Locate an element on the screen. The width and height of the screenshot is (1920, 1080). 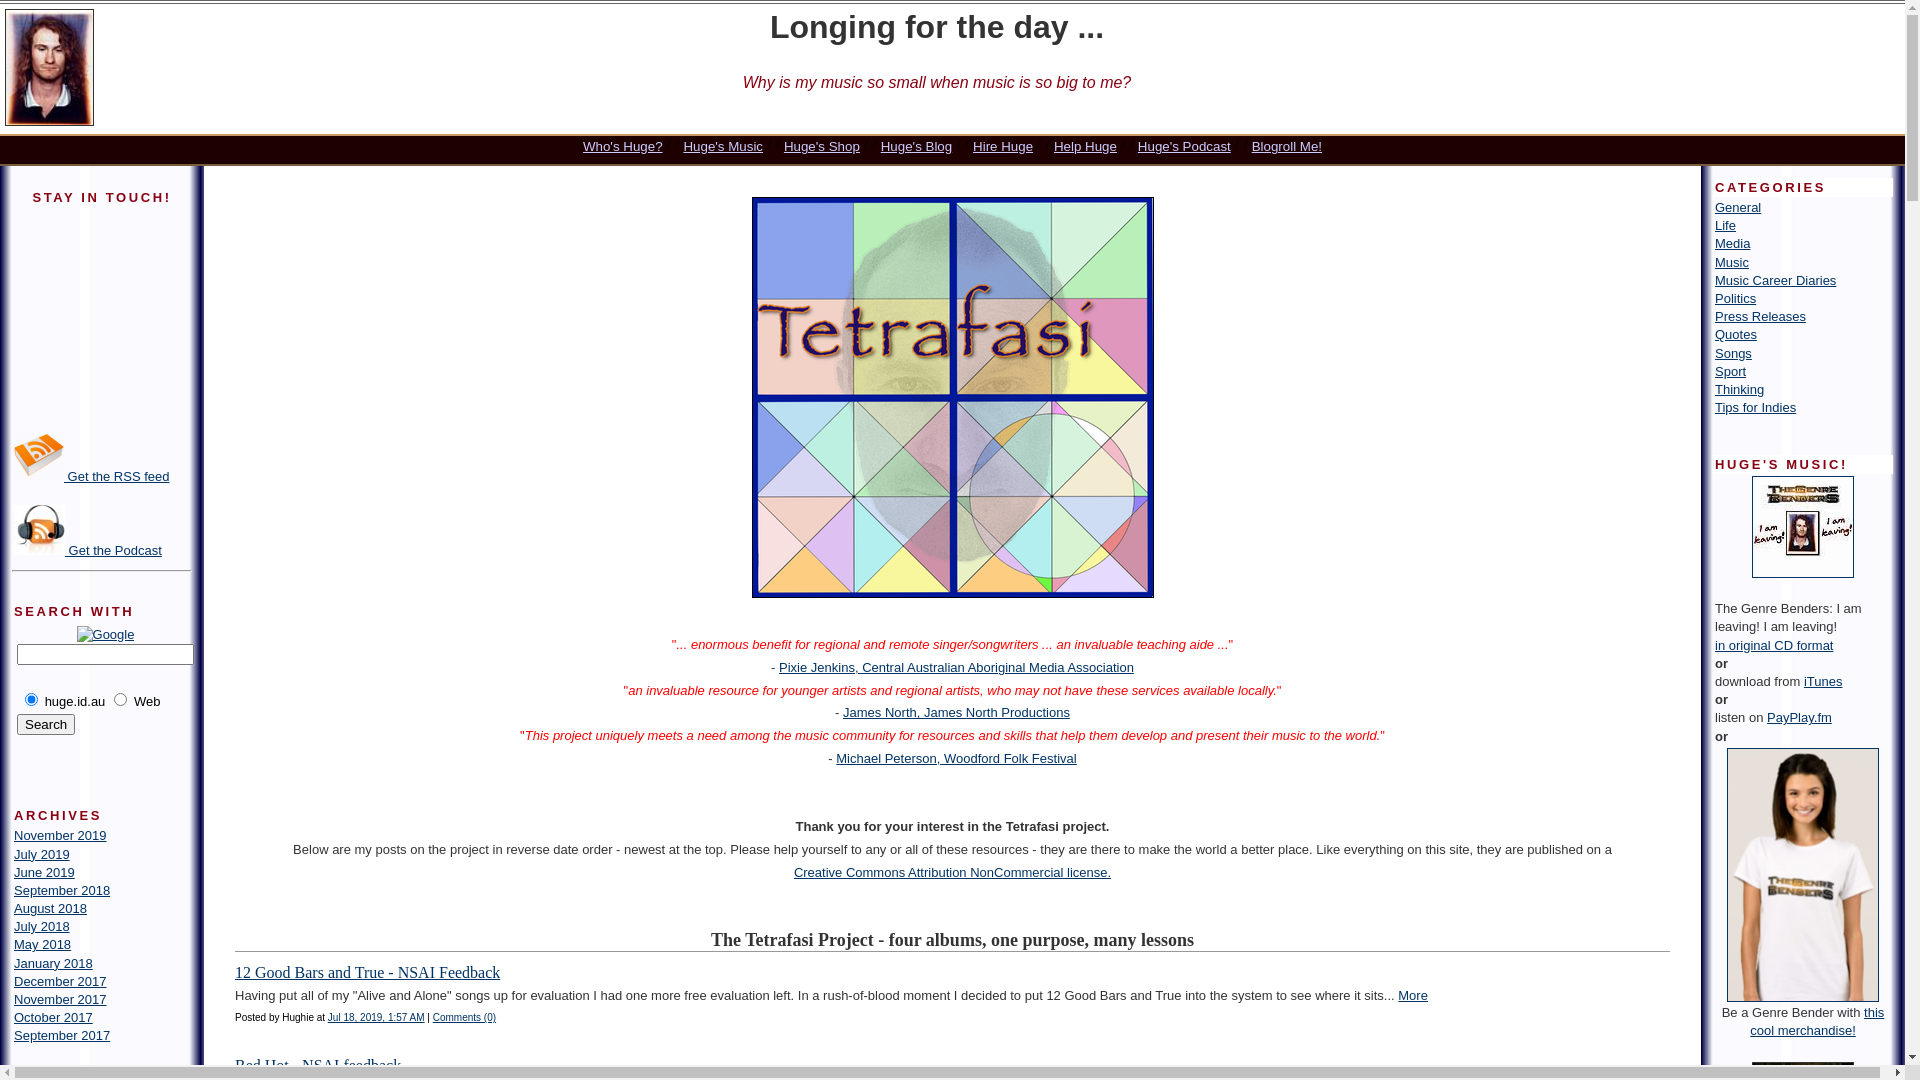
'Blogroll Me!' is located at coordinates (1286, 145).